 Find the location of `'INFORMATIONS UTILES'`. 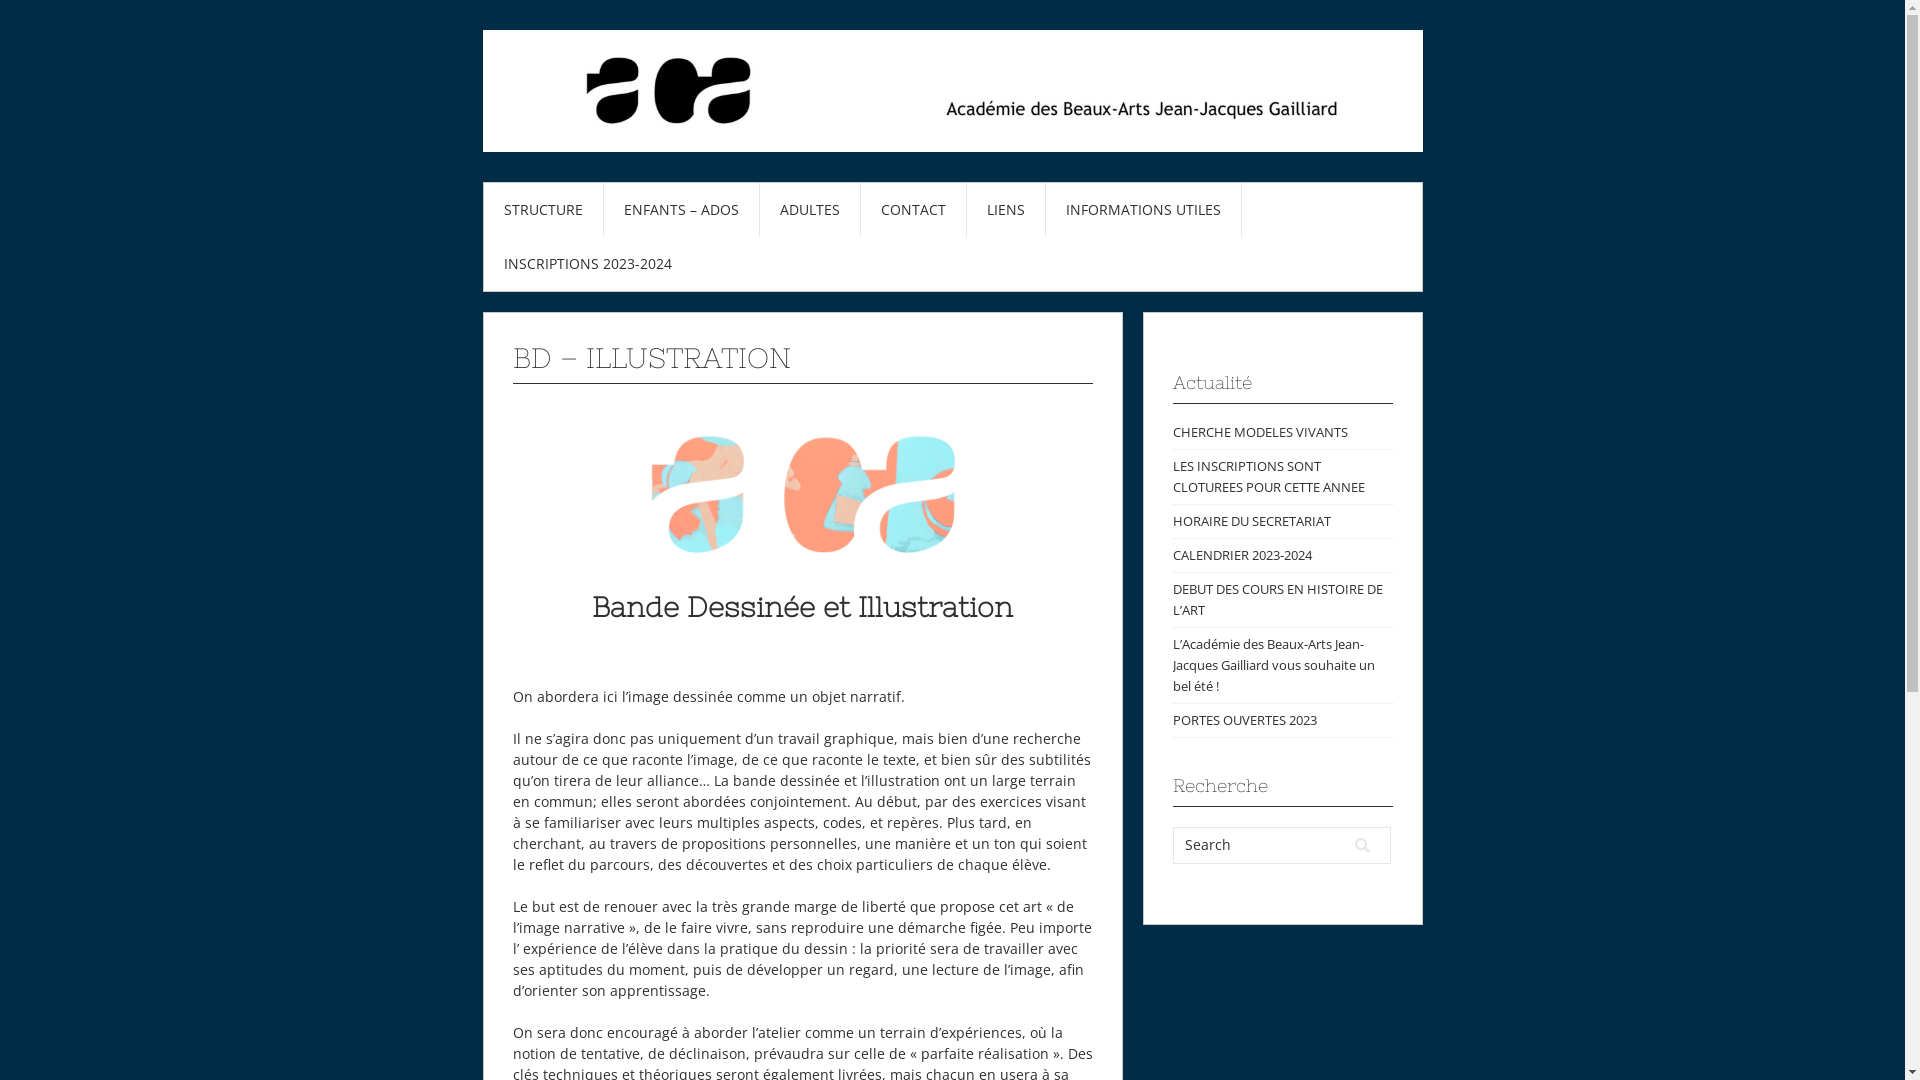

'INFORMATIONS UTILES' is located at coordinates (1143, 209).